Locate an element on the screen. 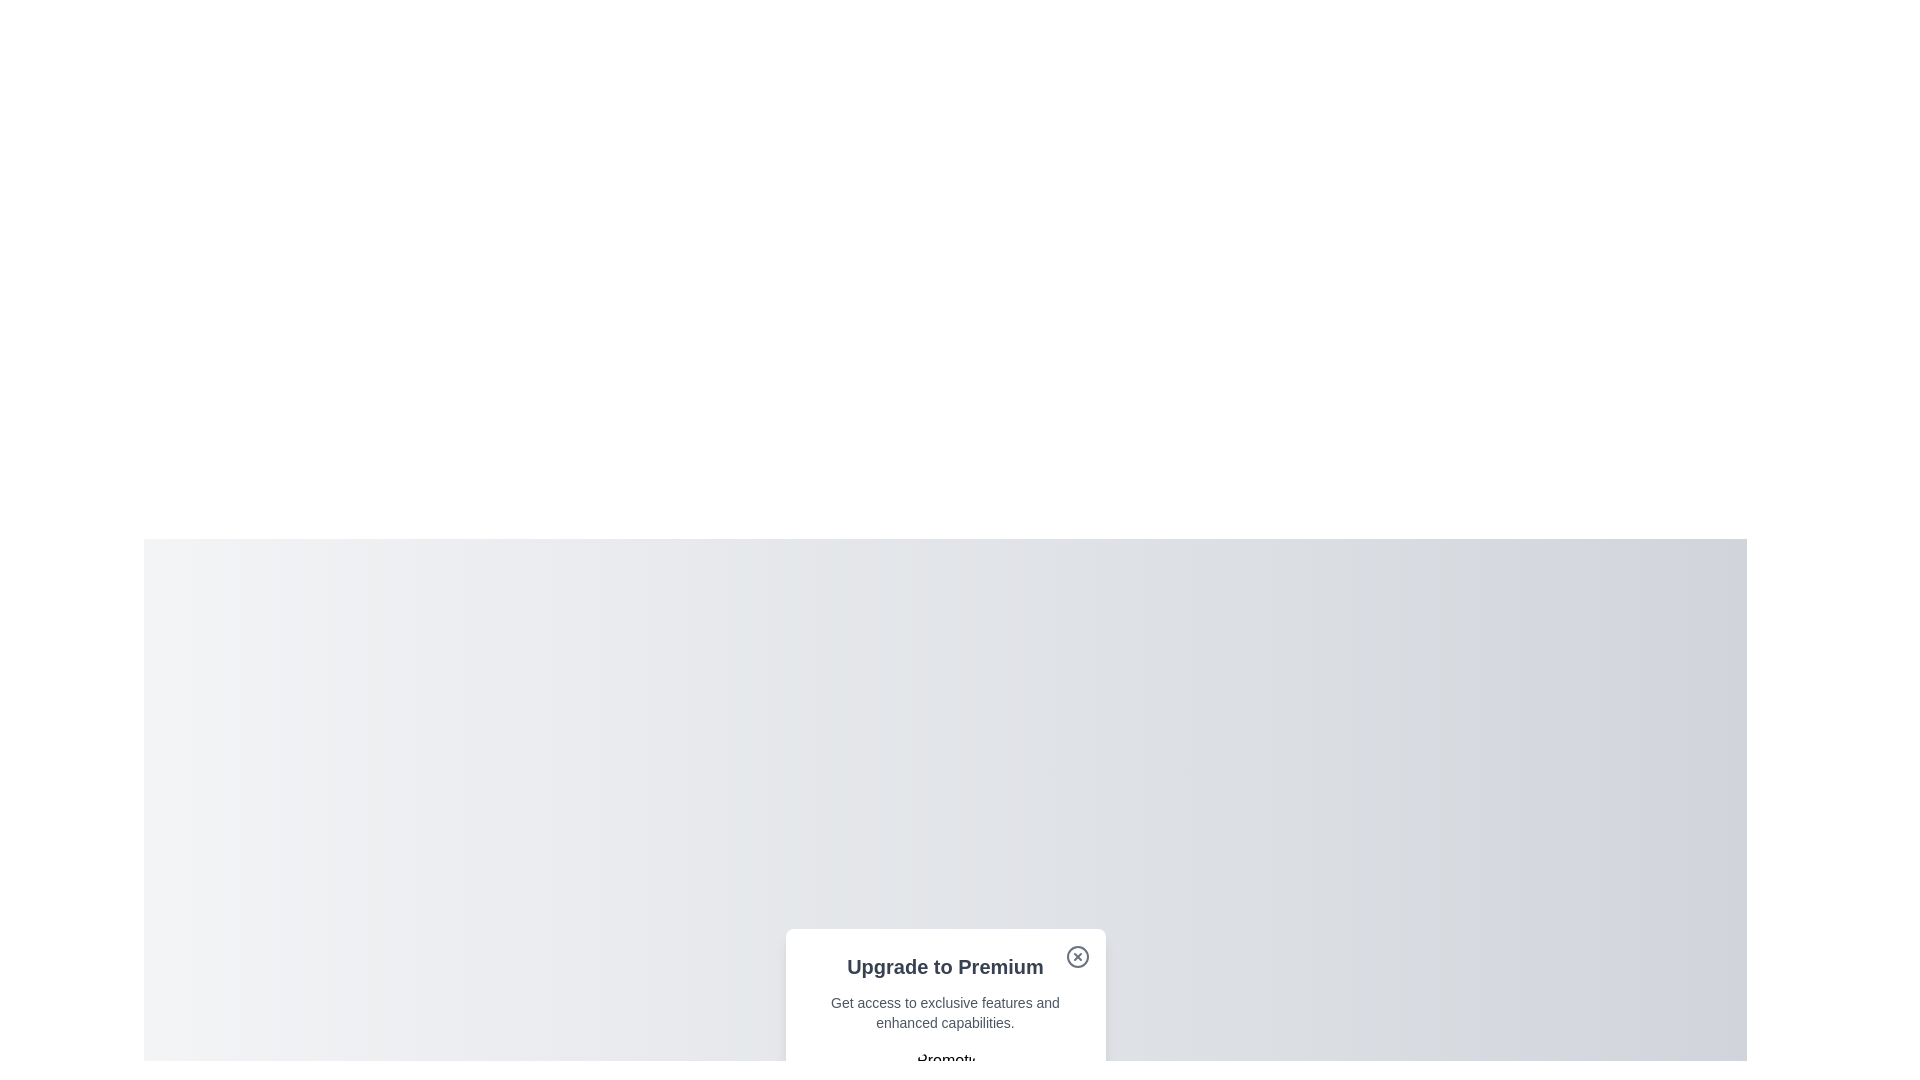  the element close_button to observe its hover effect is located at coordinates (1076, 955).